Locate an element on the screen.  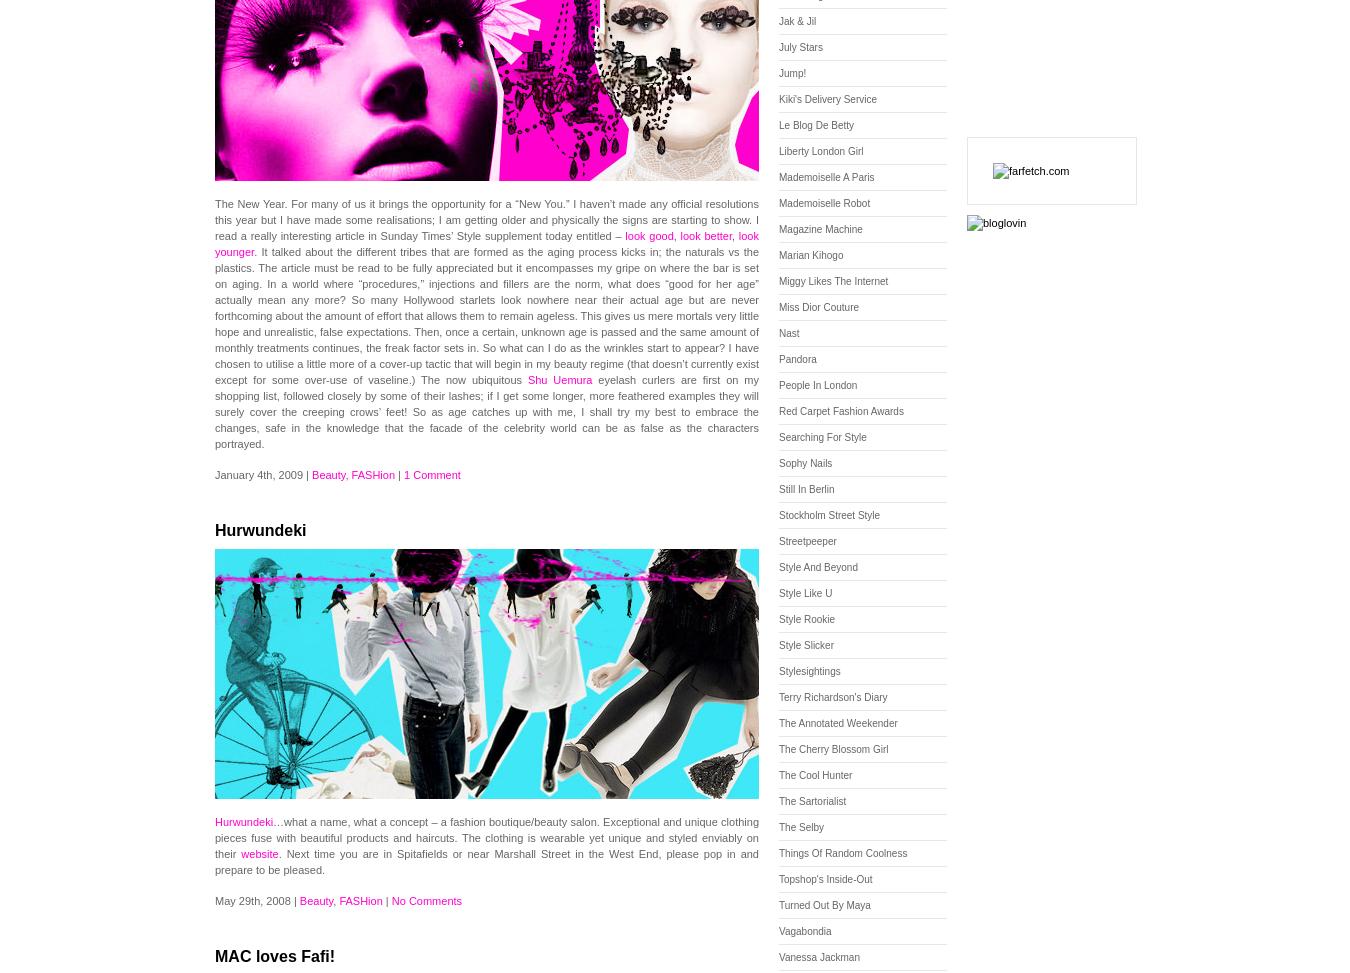
'Nast' is located at coordinates (788, 333).